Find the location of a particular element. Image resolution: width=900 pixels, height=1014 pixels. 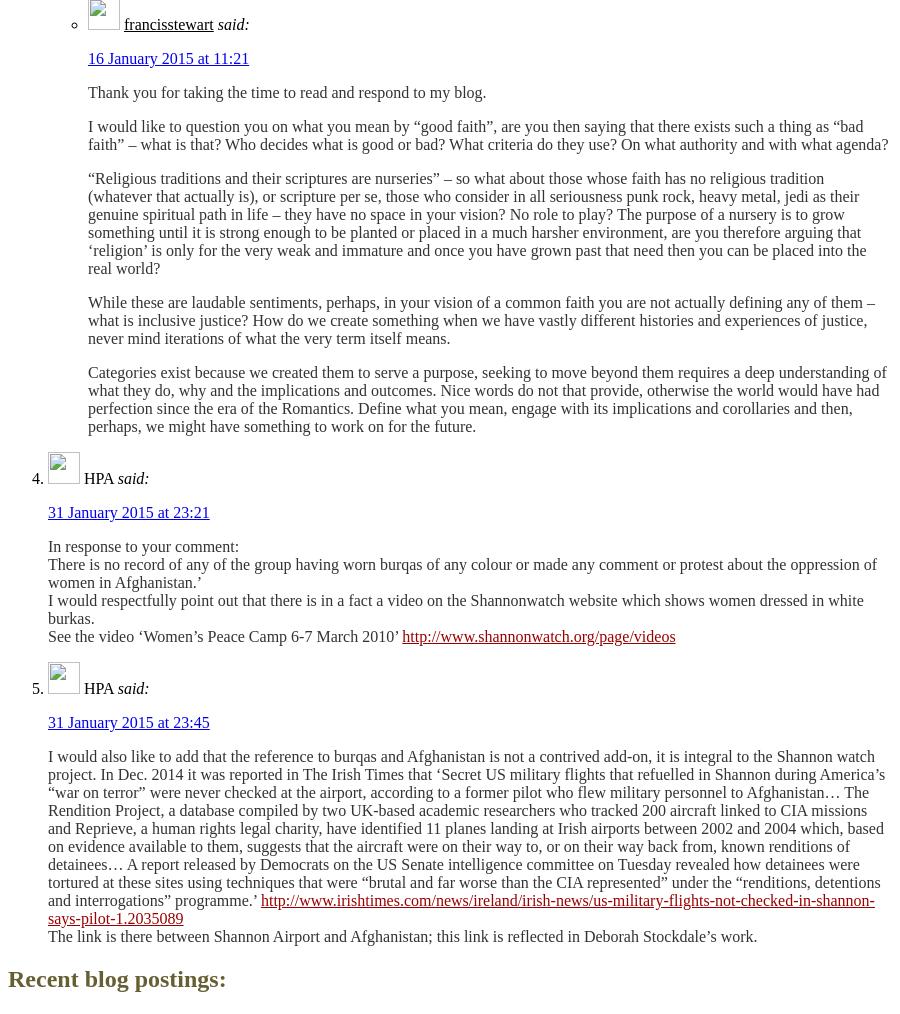

'http://www.shannonwatch.org/page/videos' is located at coordinates (537, 636).